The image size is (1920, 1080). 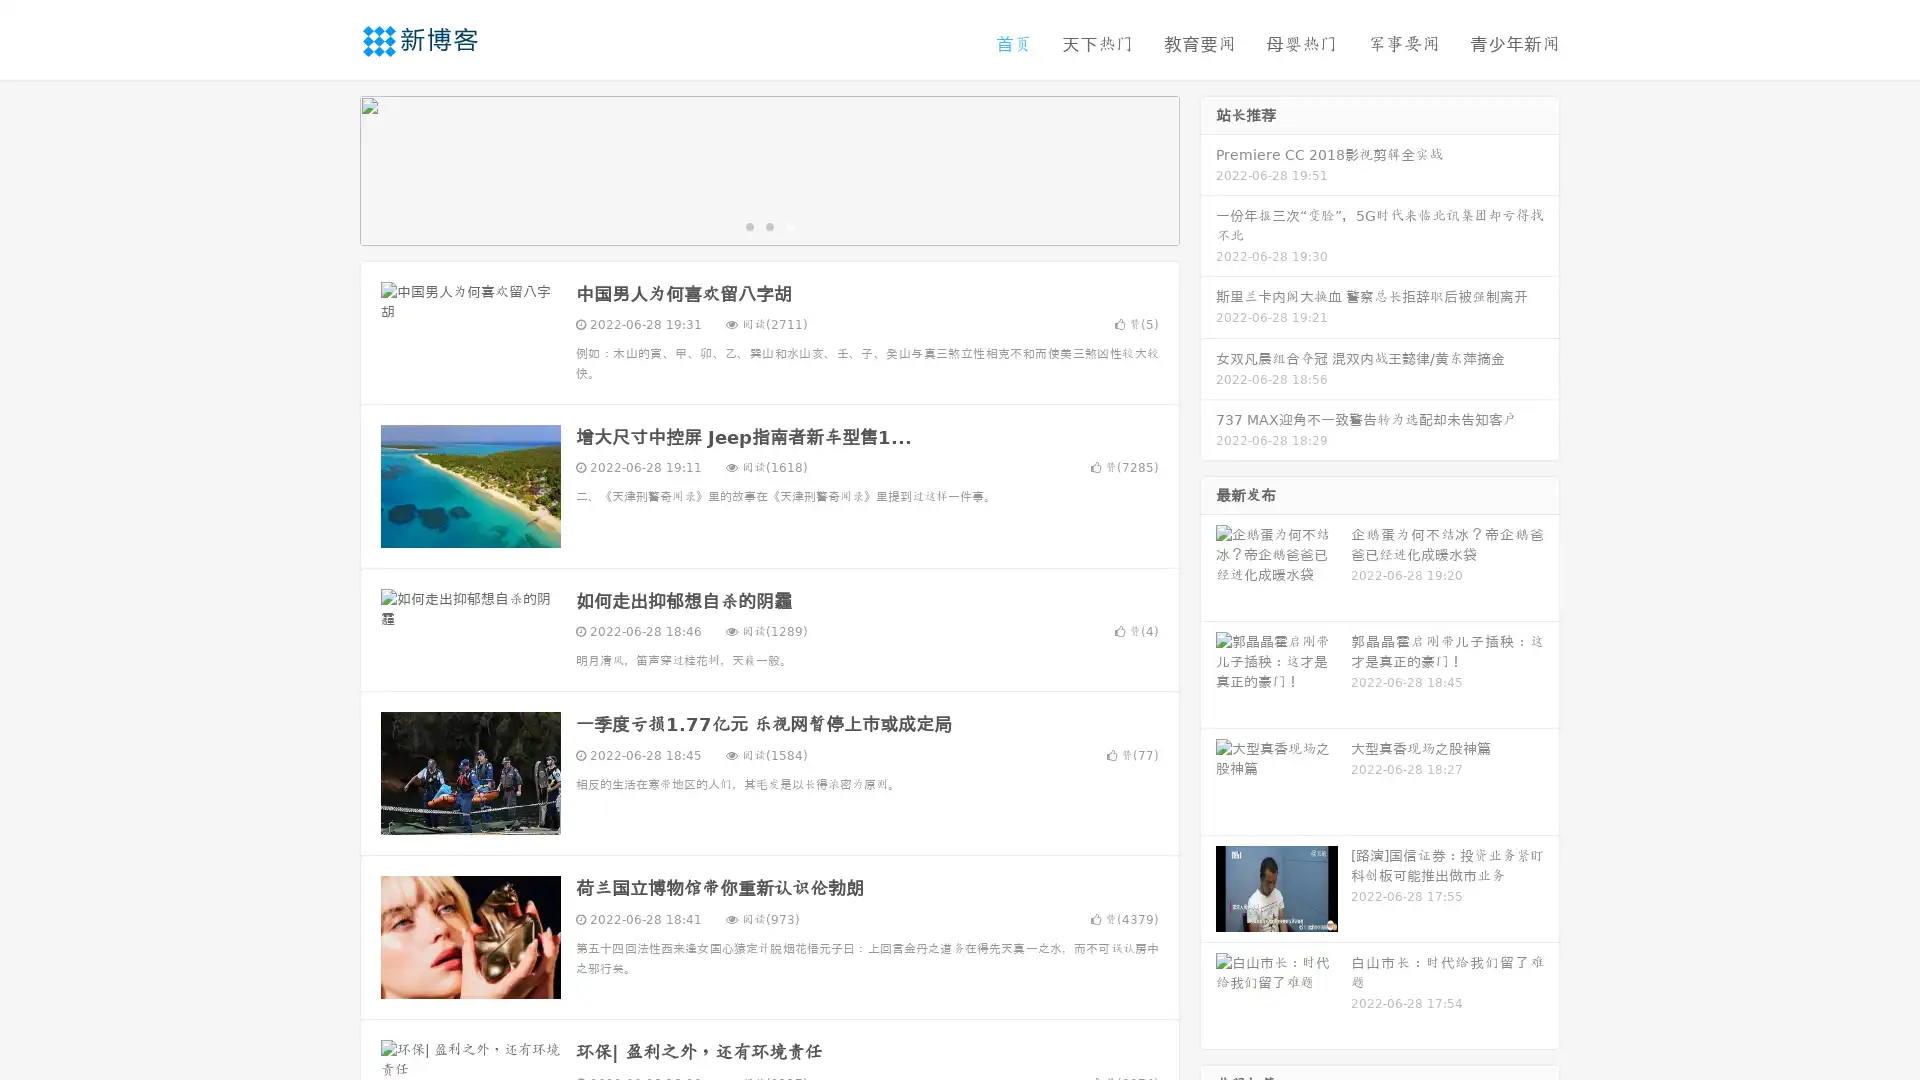 I want to click on Previous slide, so click(x=330, y=168).